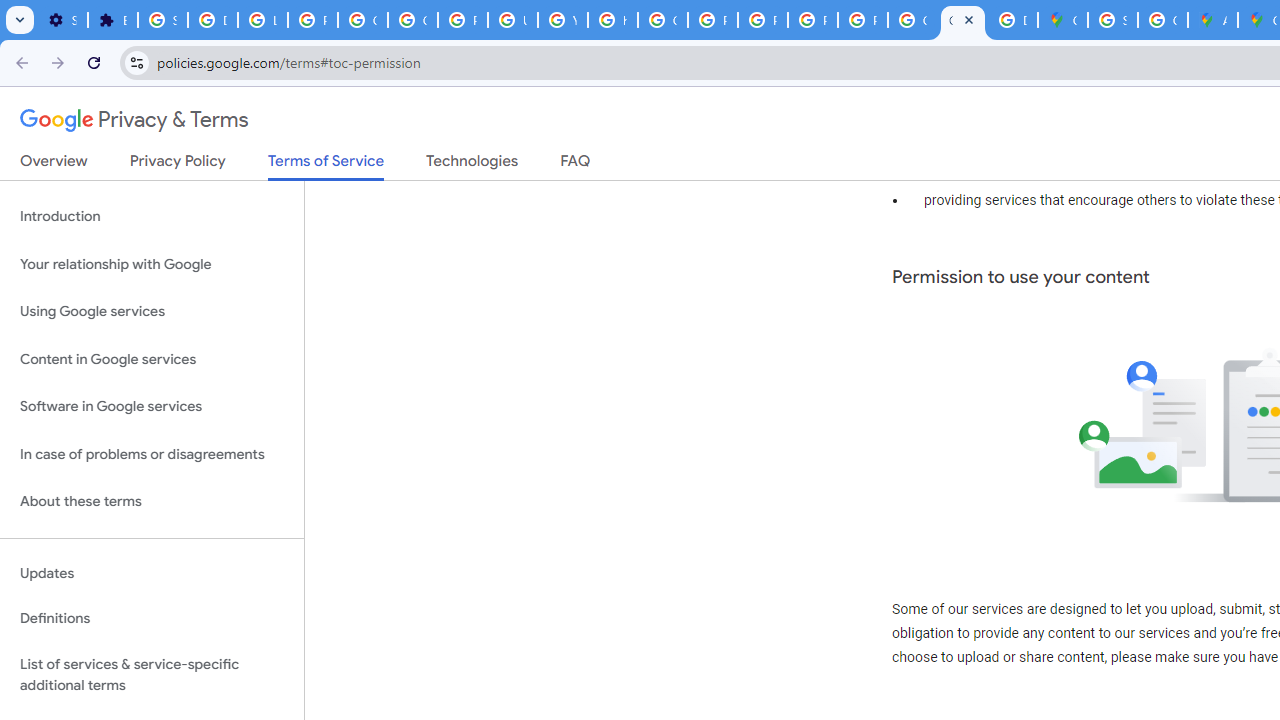  What do you see at coordinates (93, 61) in the screenshot?
I see `'Reload'` at bounding box center [93, 61].